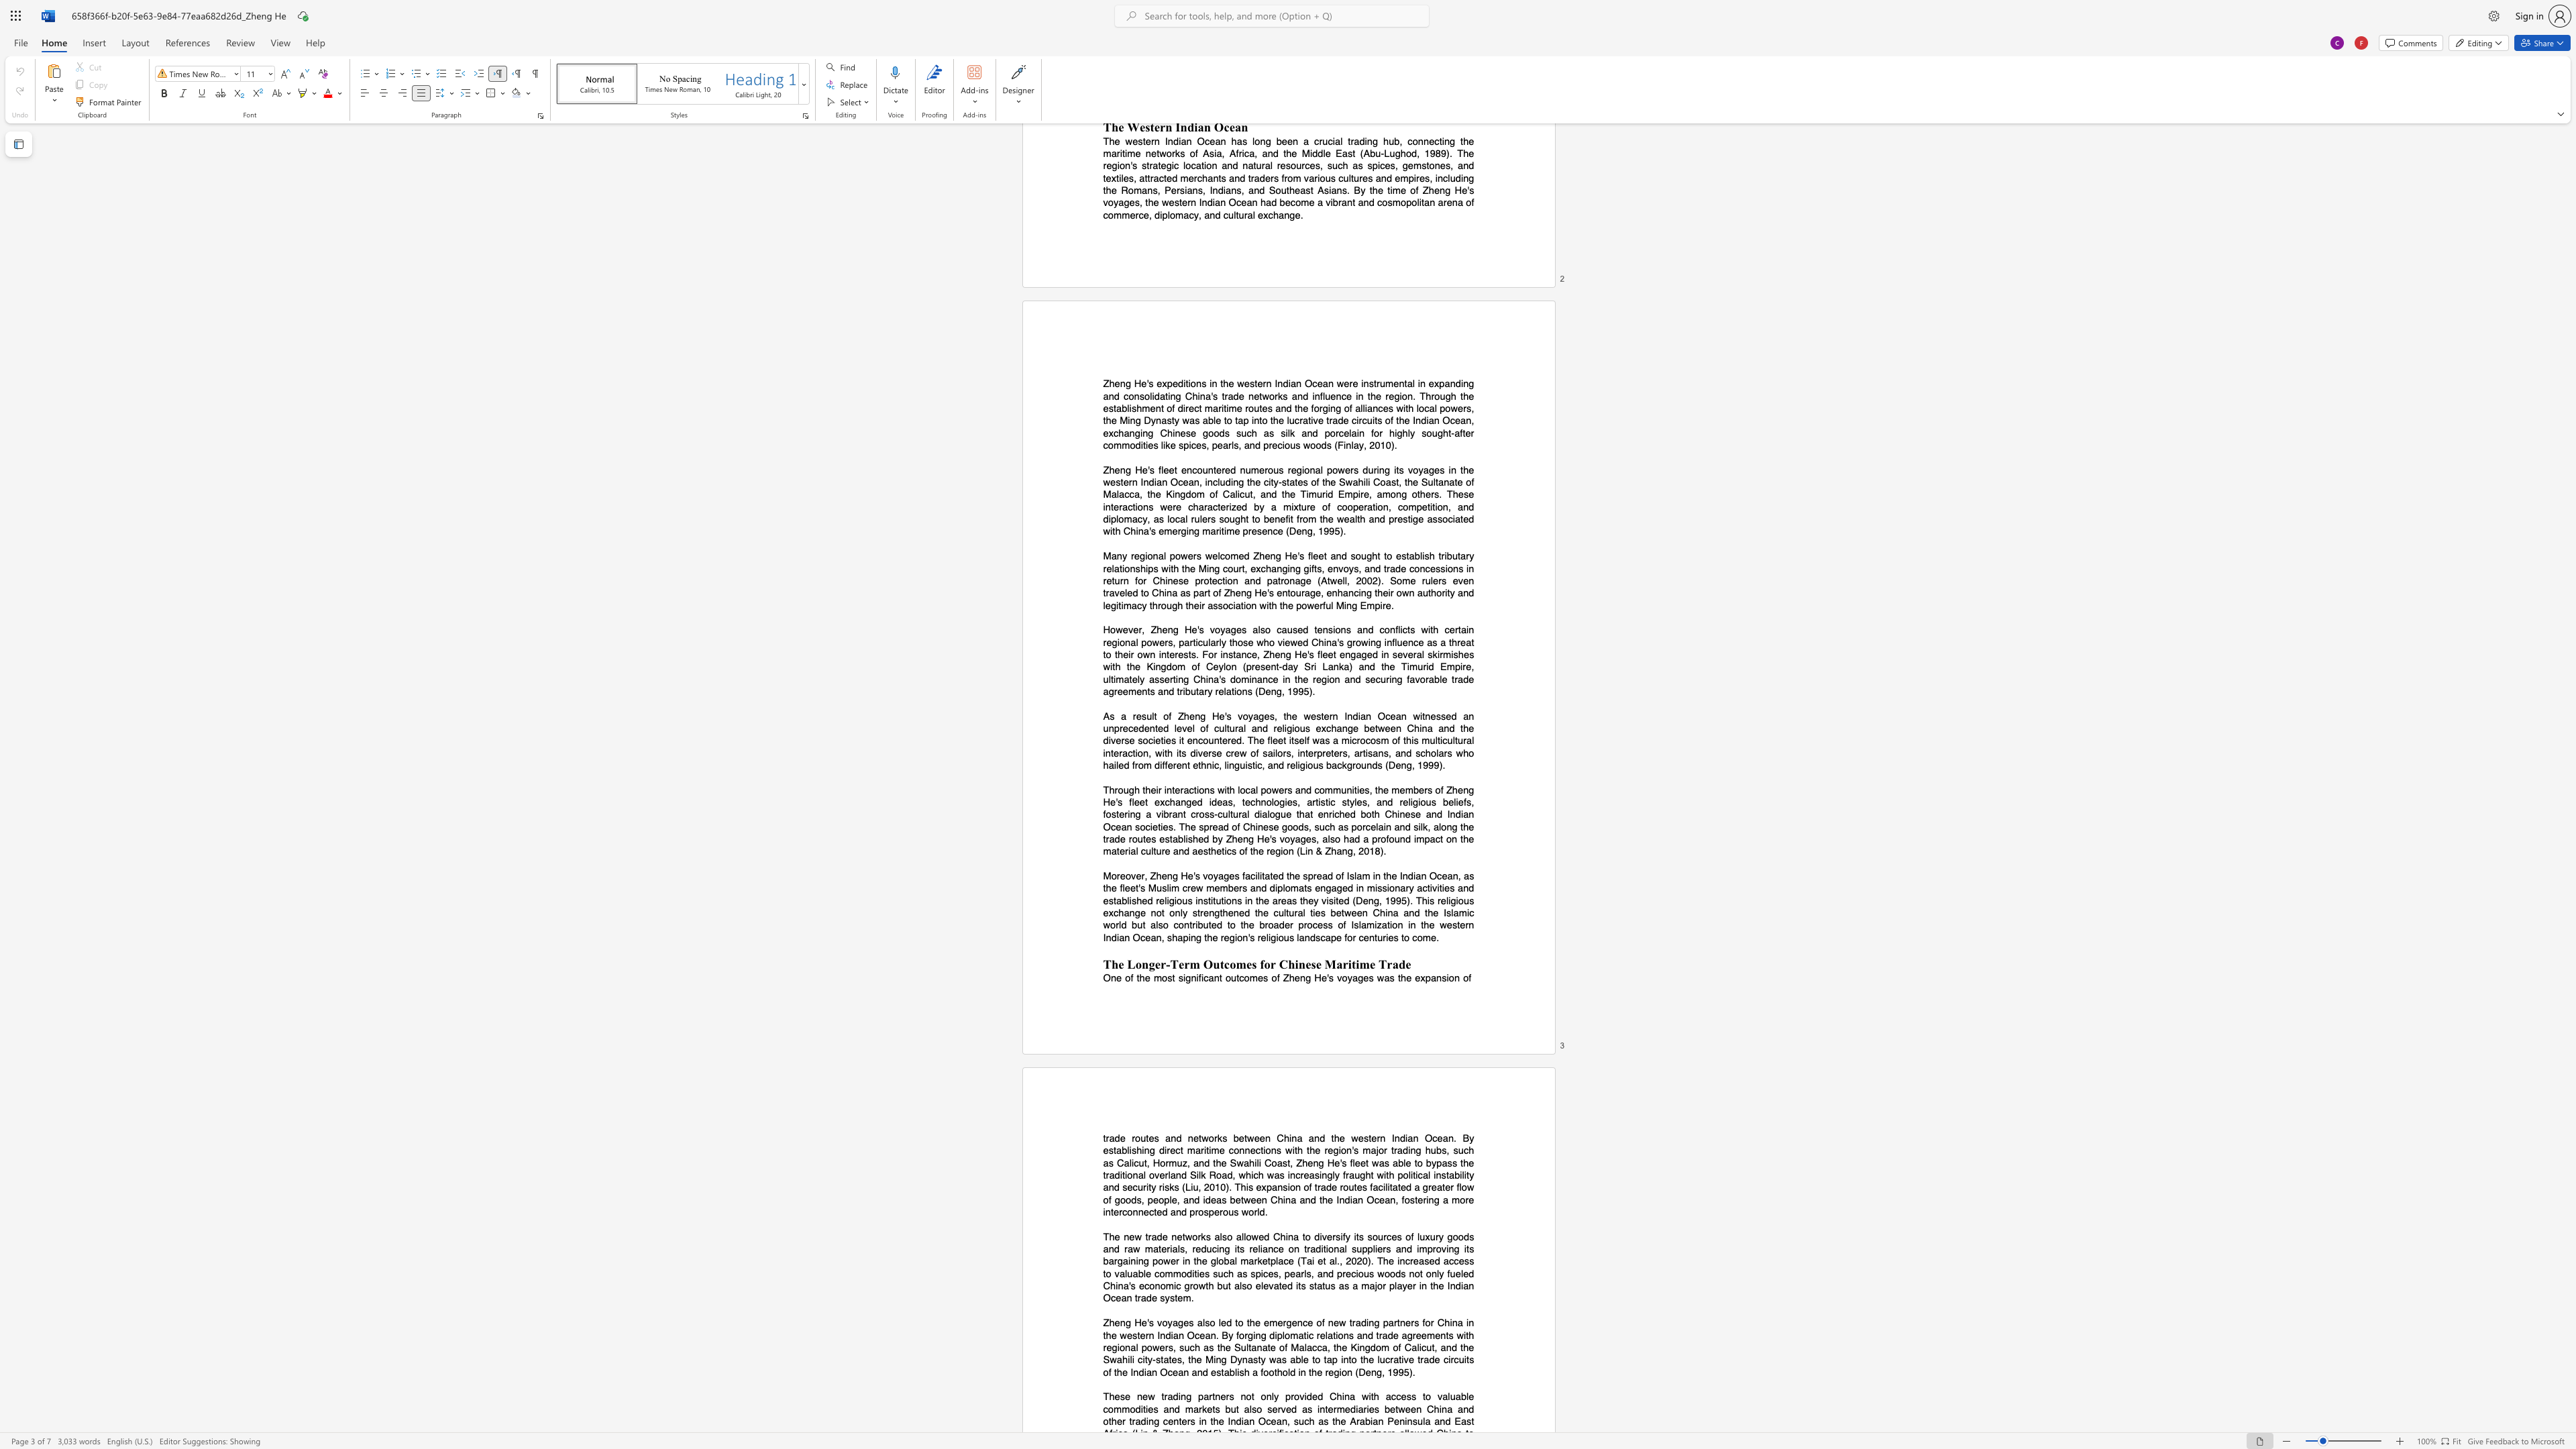 Image resolution: width=2576 pixels, height=1449 pixels. What do you see at coordinates (1449, 978) in the screenshot?
I see `the space between the continuous character "i" and "o" in the text` at bounding box center [1449, 978].